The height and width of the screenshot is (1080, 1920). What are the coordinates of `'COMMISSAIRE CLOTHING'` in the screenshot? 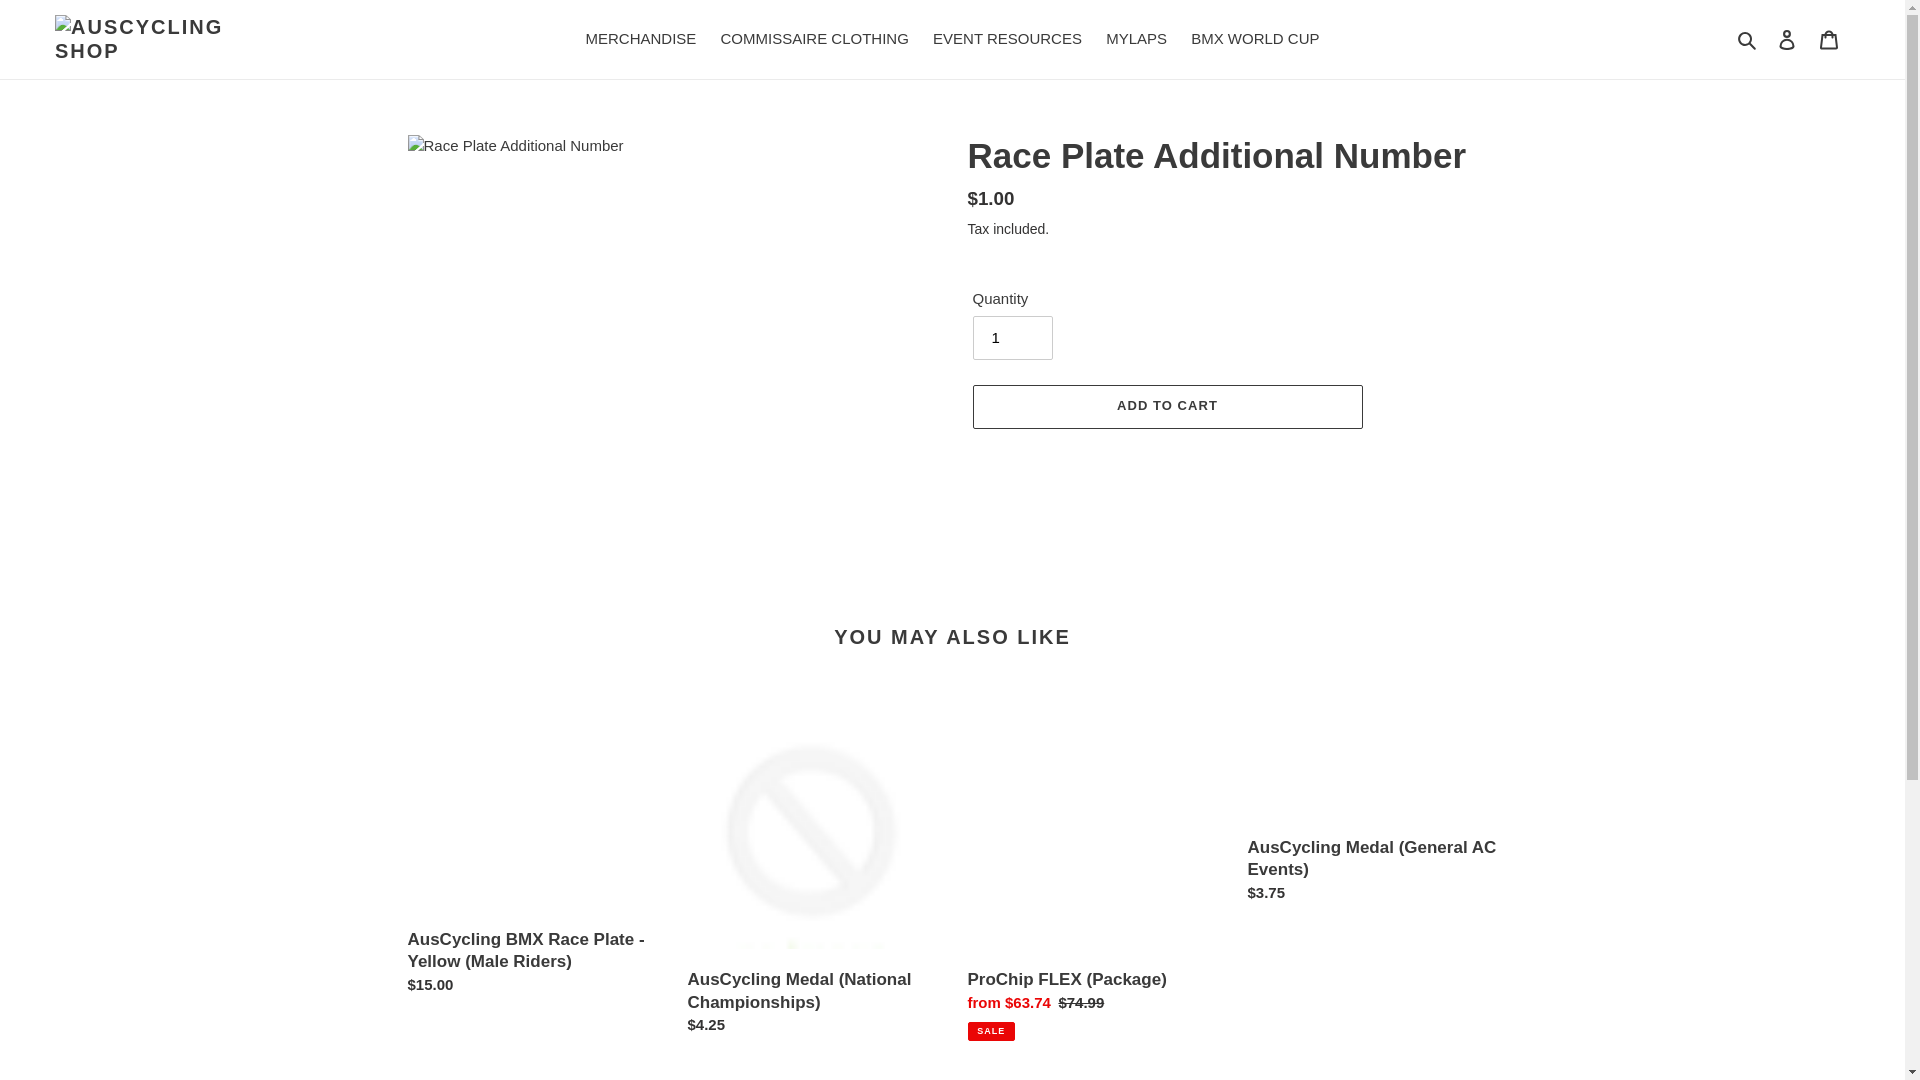 It's located at (814, 39).